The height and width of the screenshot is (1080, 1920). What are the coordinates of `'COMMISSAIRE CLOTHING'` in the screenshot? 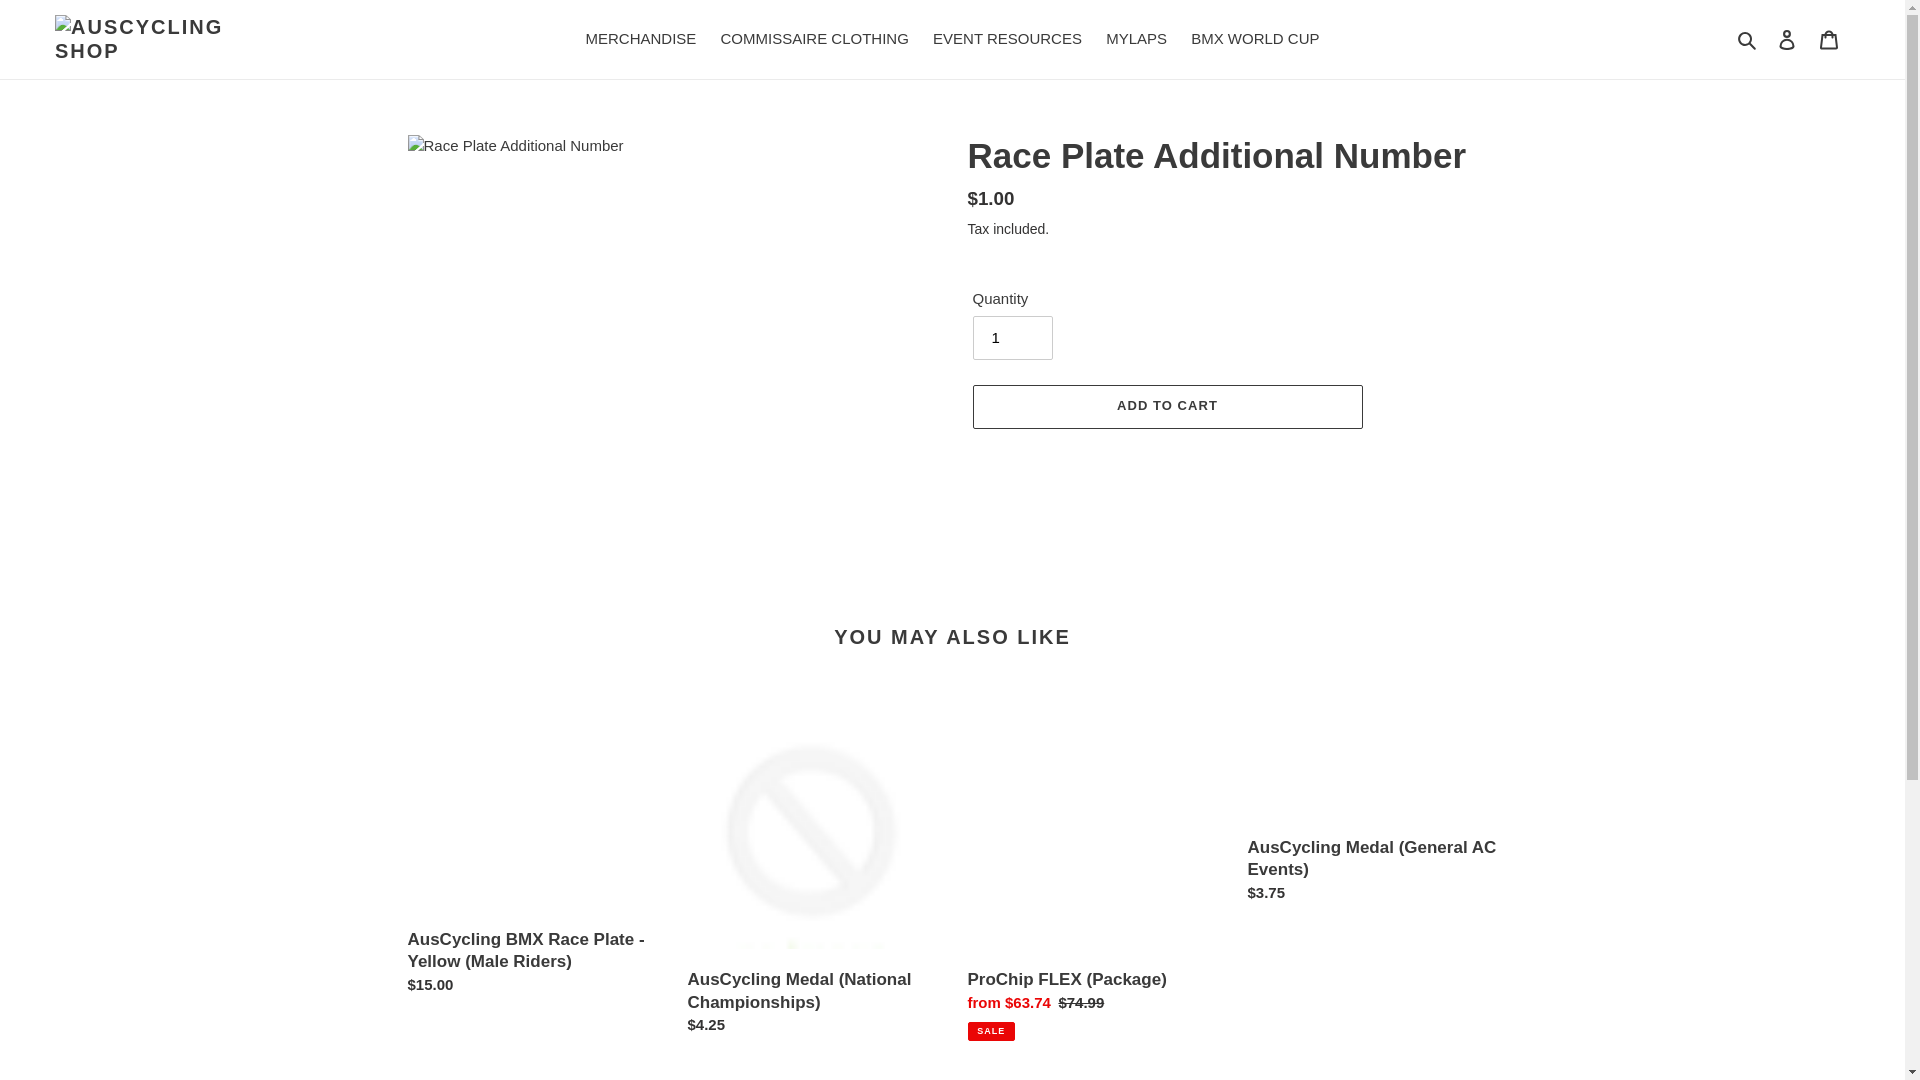 It's located at (814, 39).